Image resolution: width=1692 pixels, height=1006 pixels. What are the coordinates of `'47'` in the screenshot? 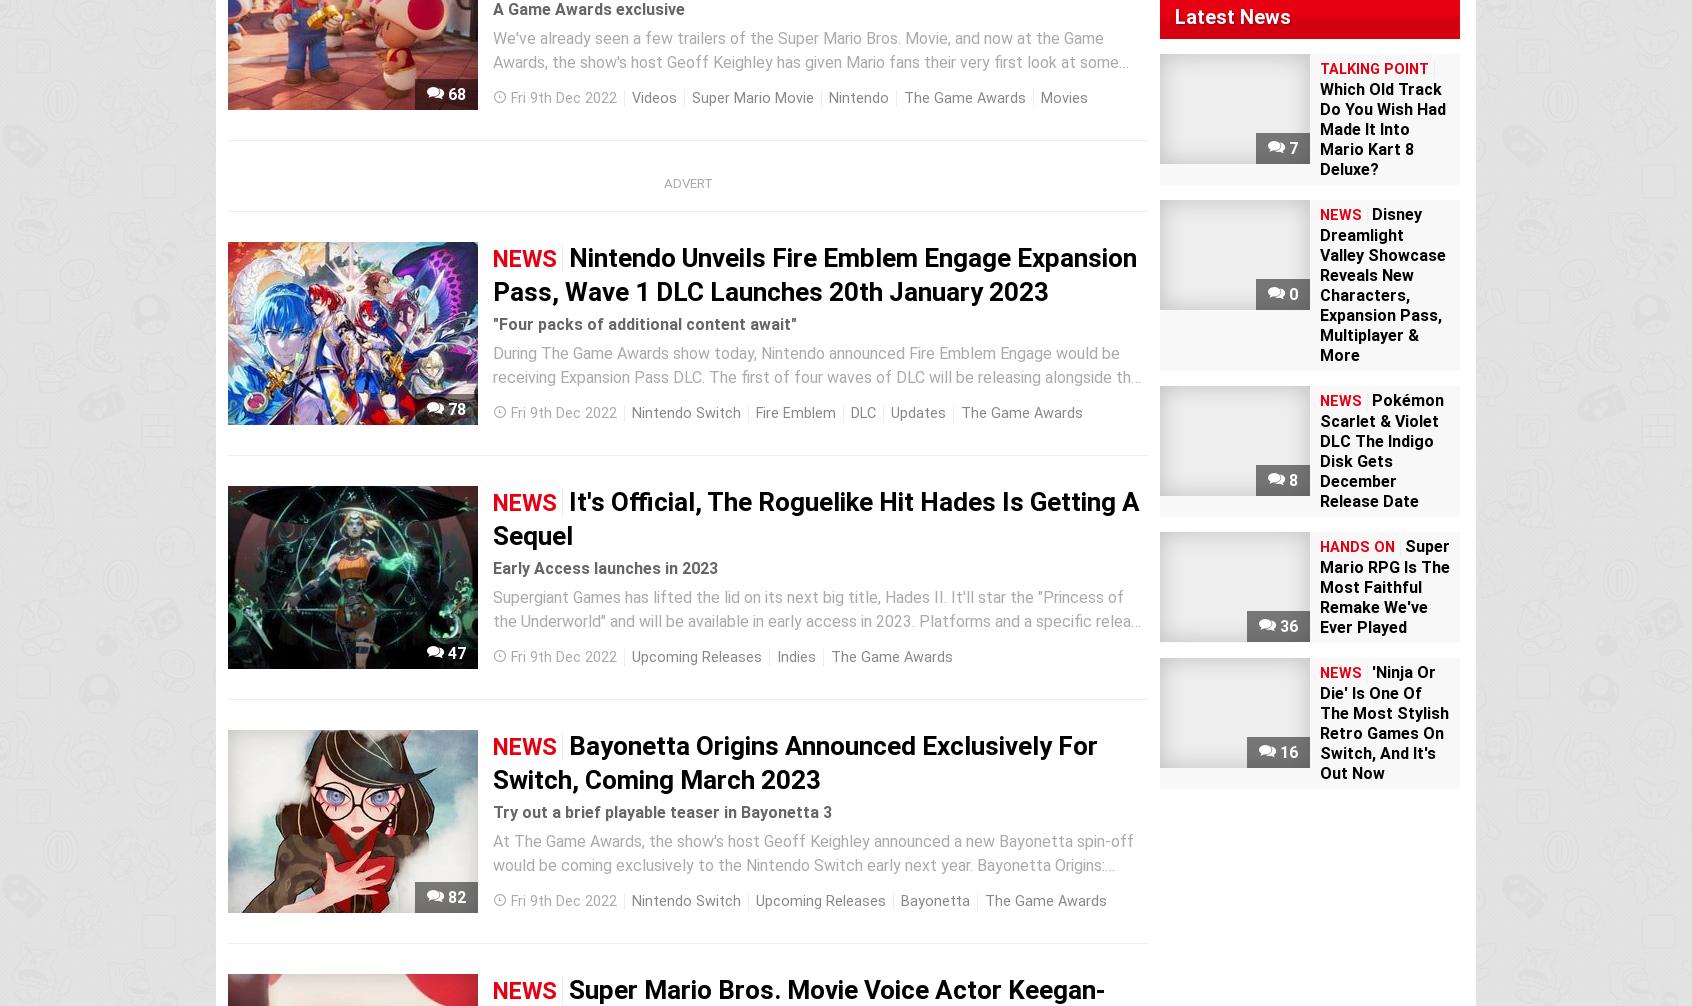 It's located at (453, 653).